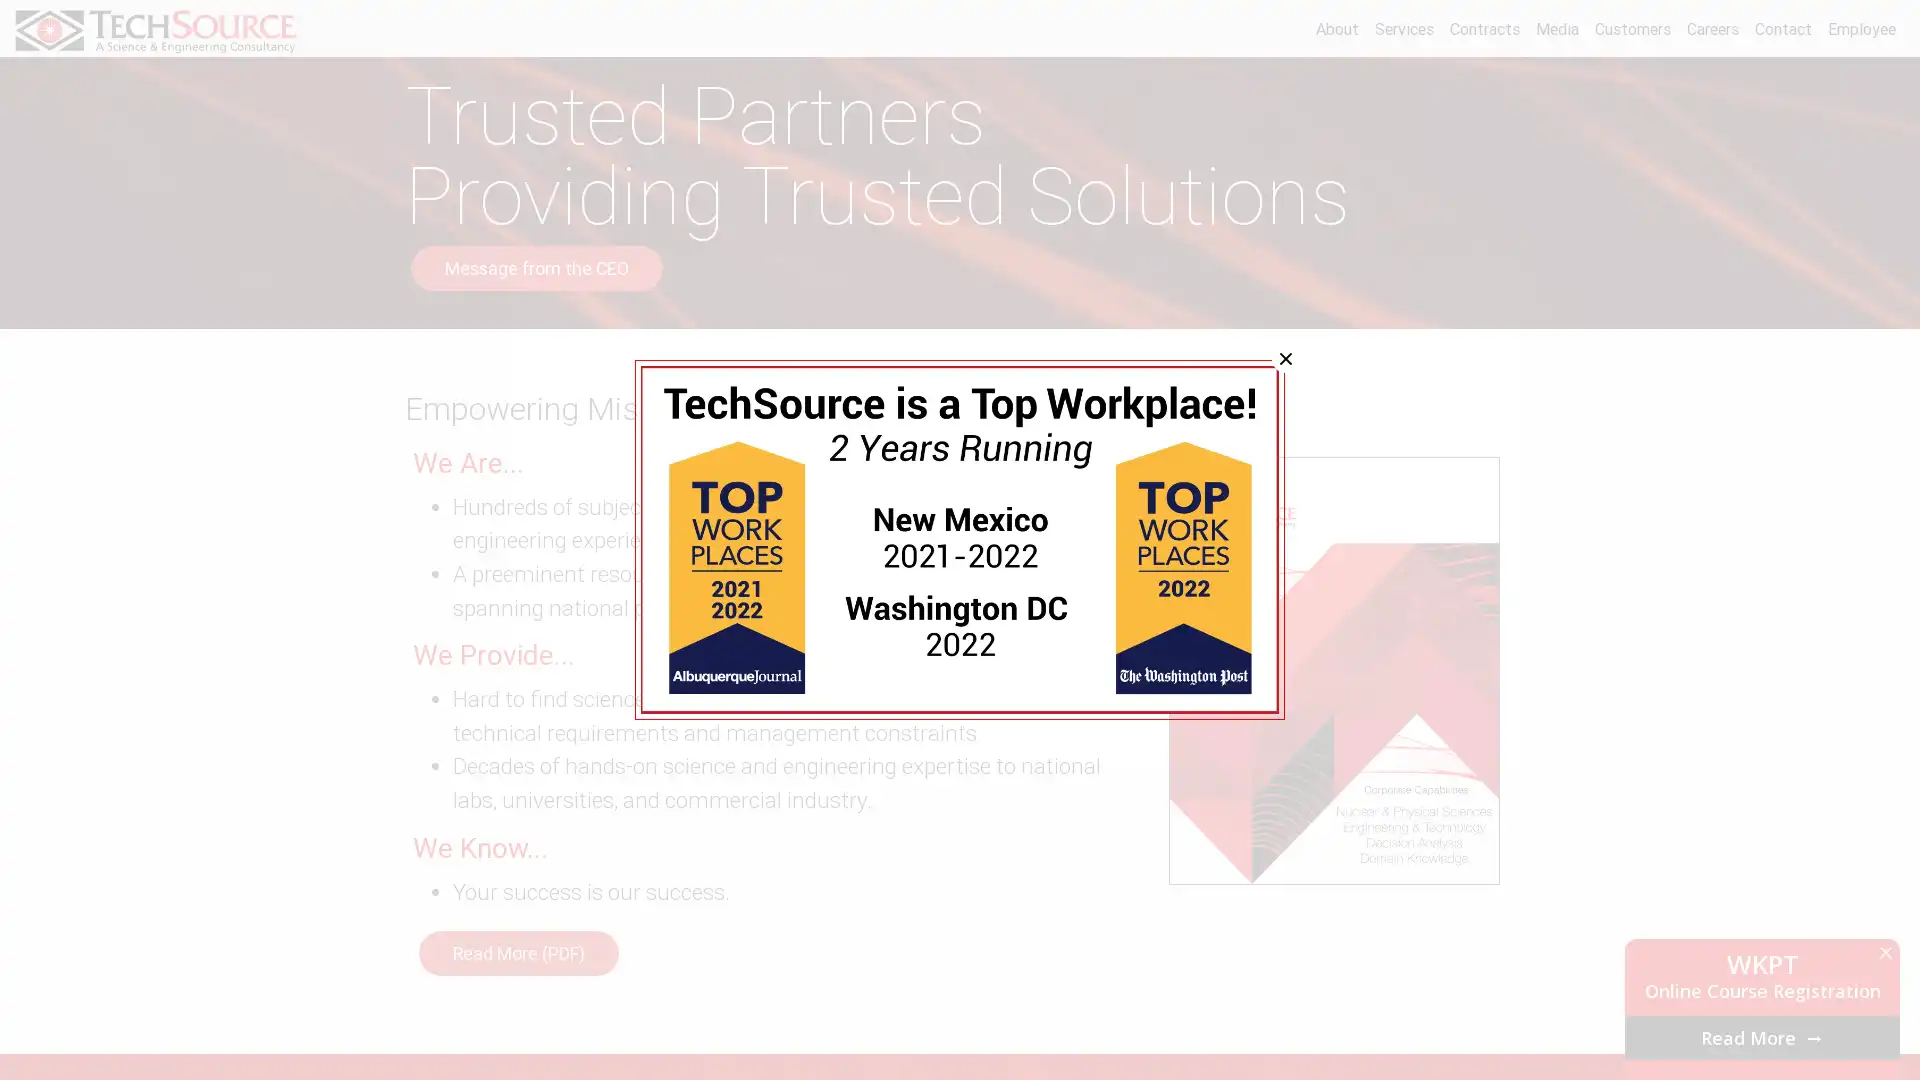 This screenshot has width=1920, height=1080. What do you see at coordinates (1286, 357) in the screenshot?
I see `Close` at bounding box center [1286, 357].